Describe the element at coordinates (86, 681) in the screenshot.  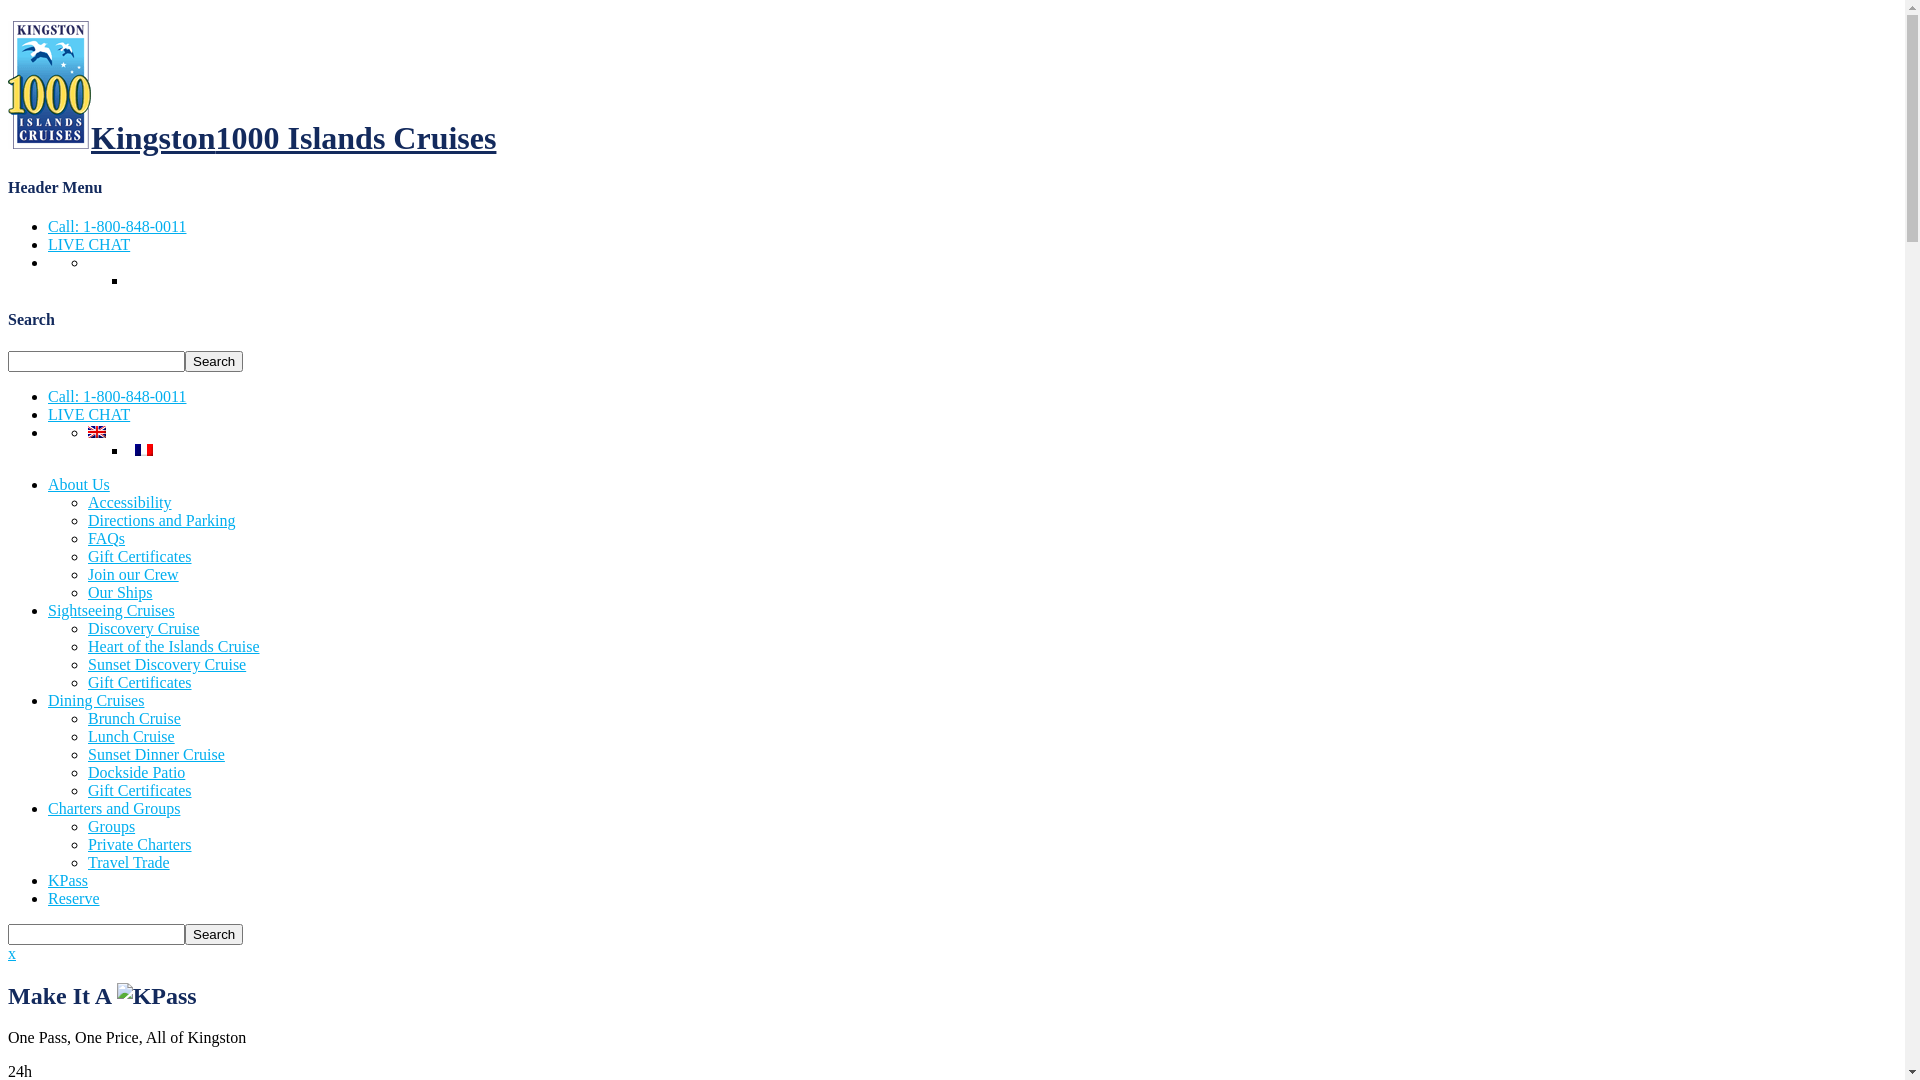
I see `'Gift Certificates'` at that location.